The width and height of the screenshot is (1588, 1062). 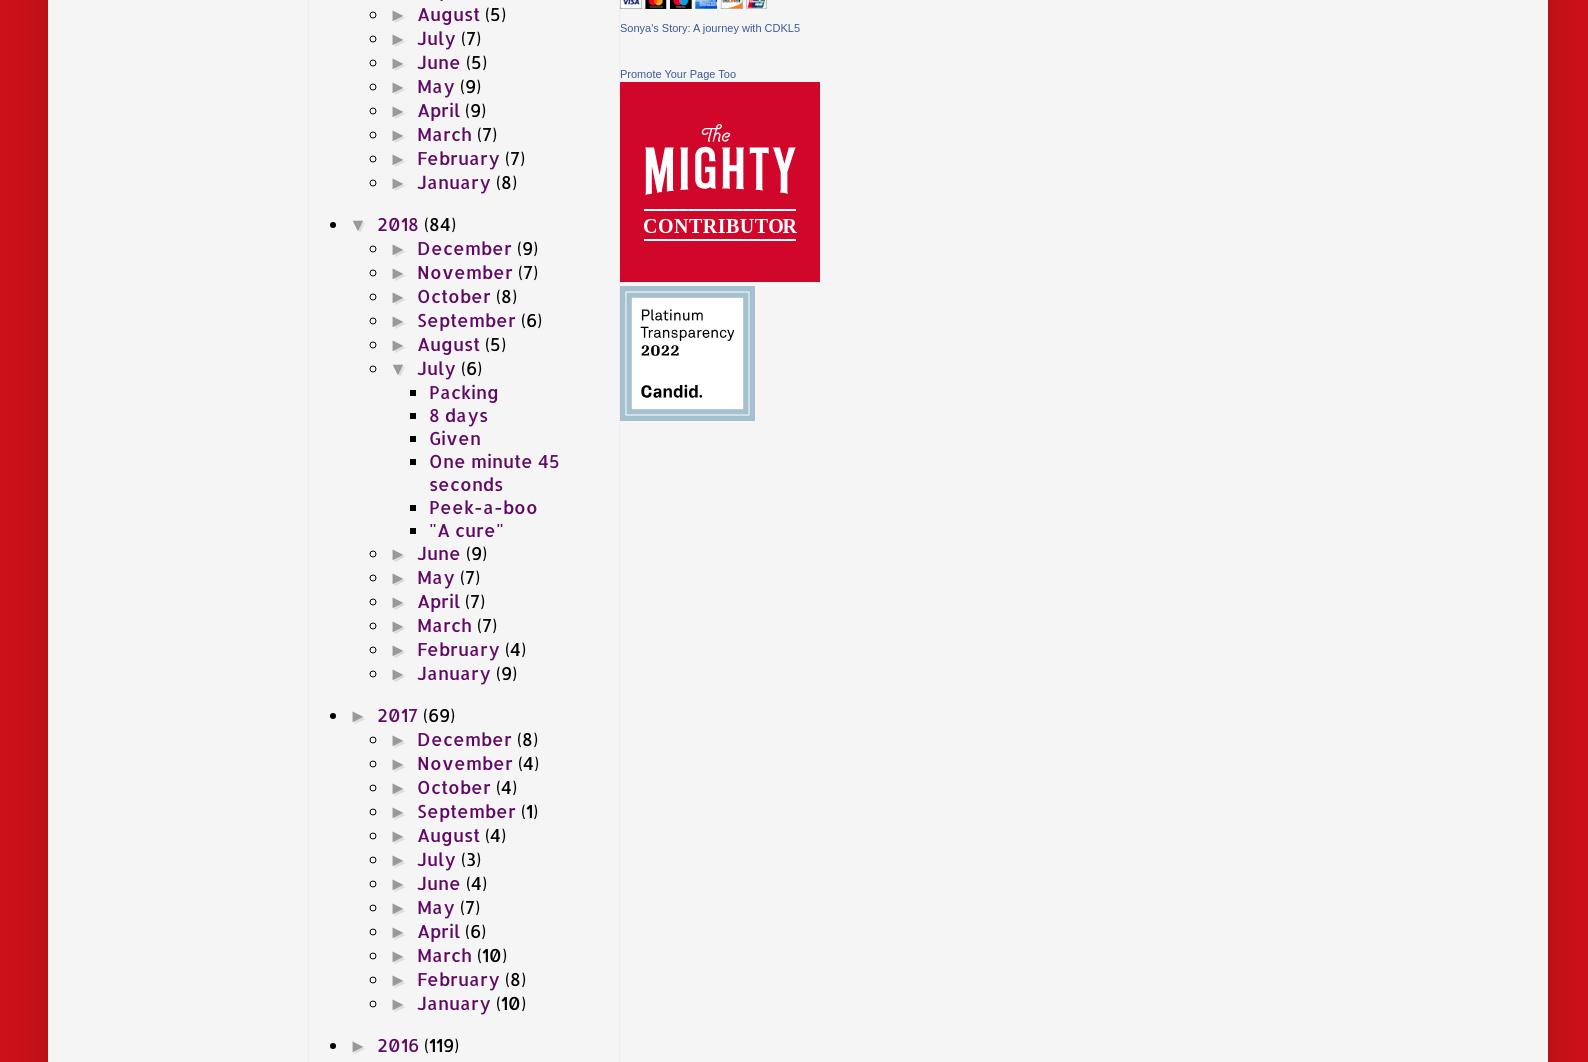 What do you see at coordinates (454, 435) in the screenshot?
I see `'Given'` at bounding box center [454, 435].